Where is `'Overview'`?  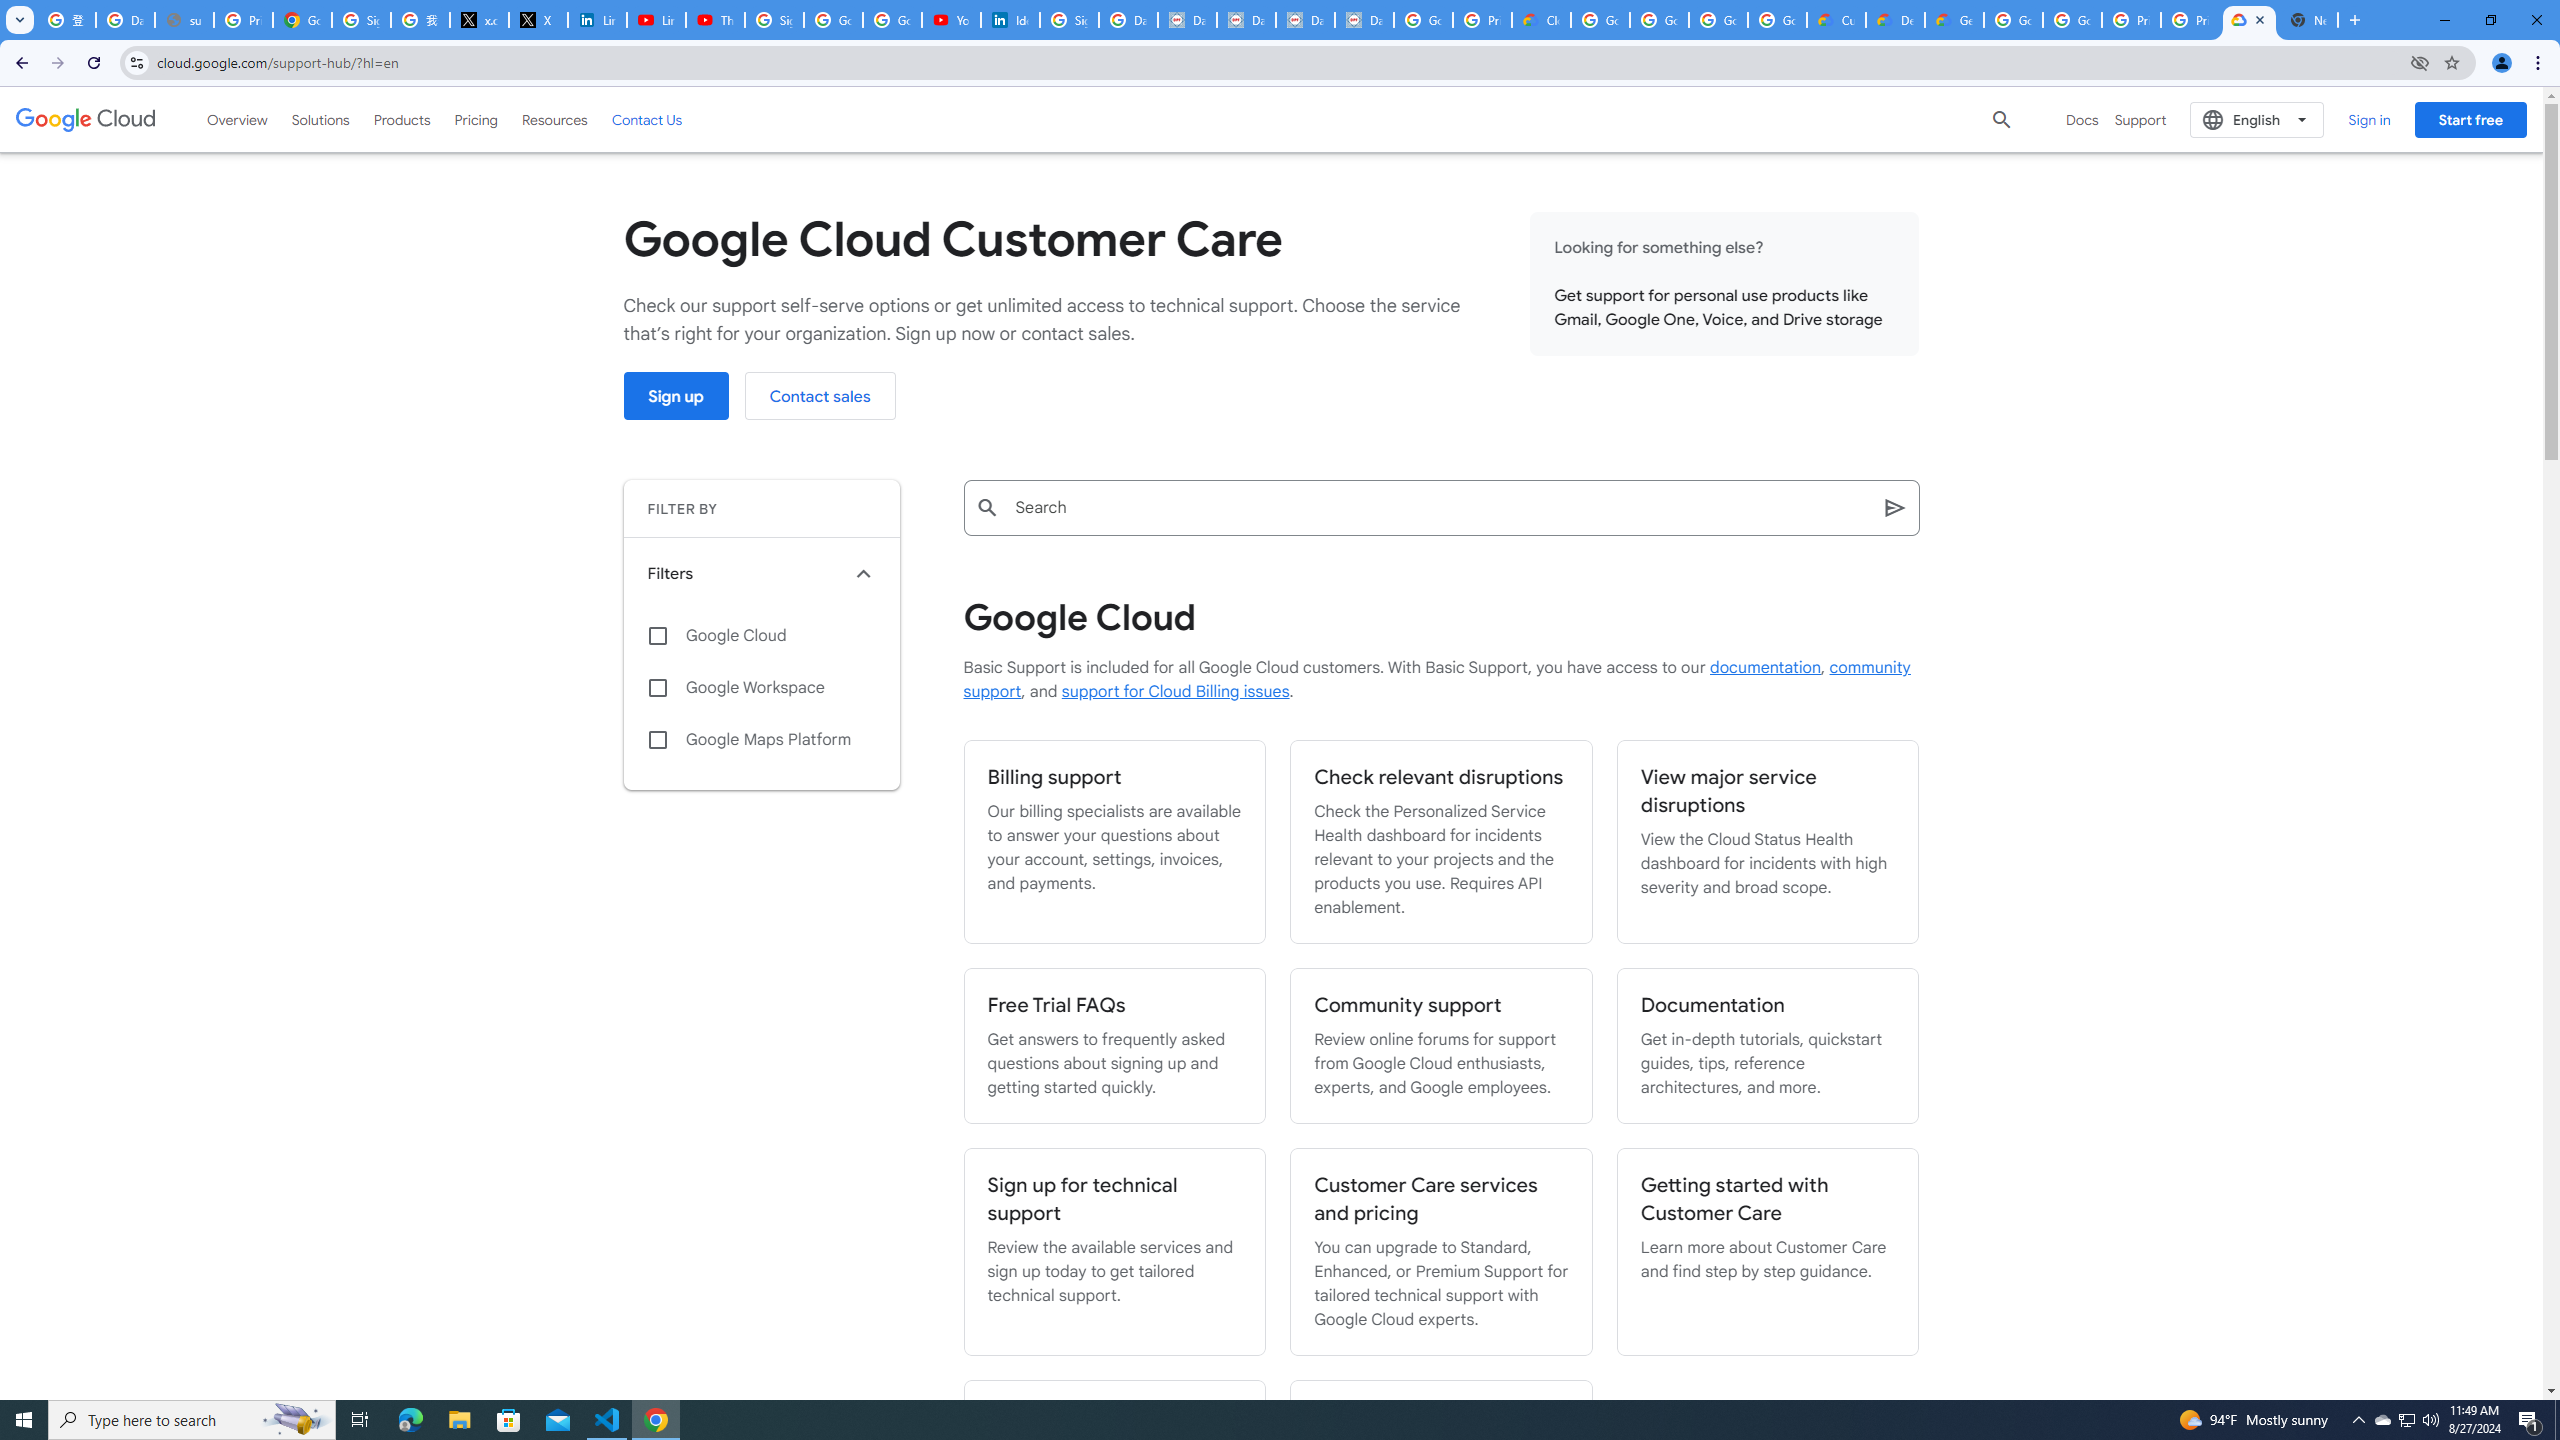
'Overview' is located at coordinates (237, 118).